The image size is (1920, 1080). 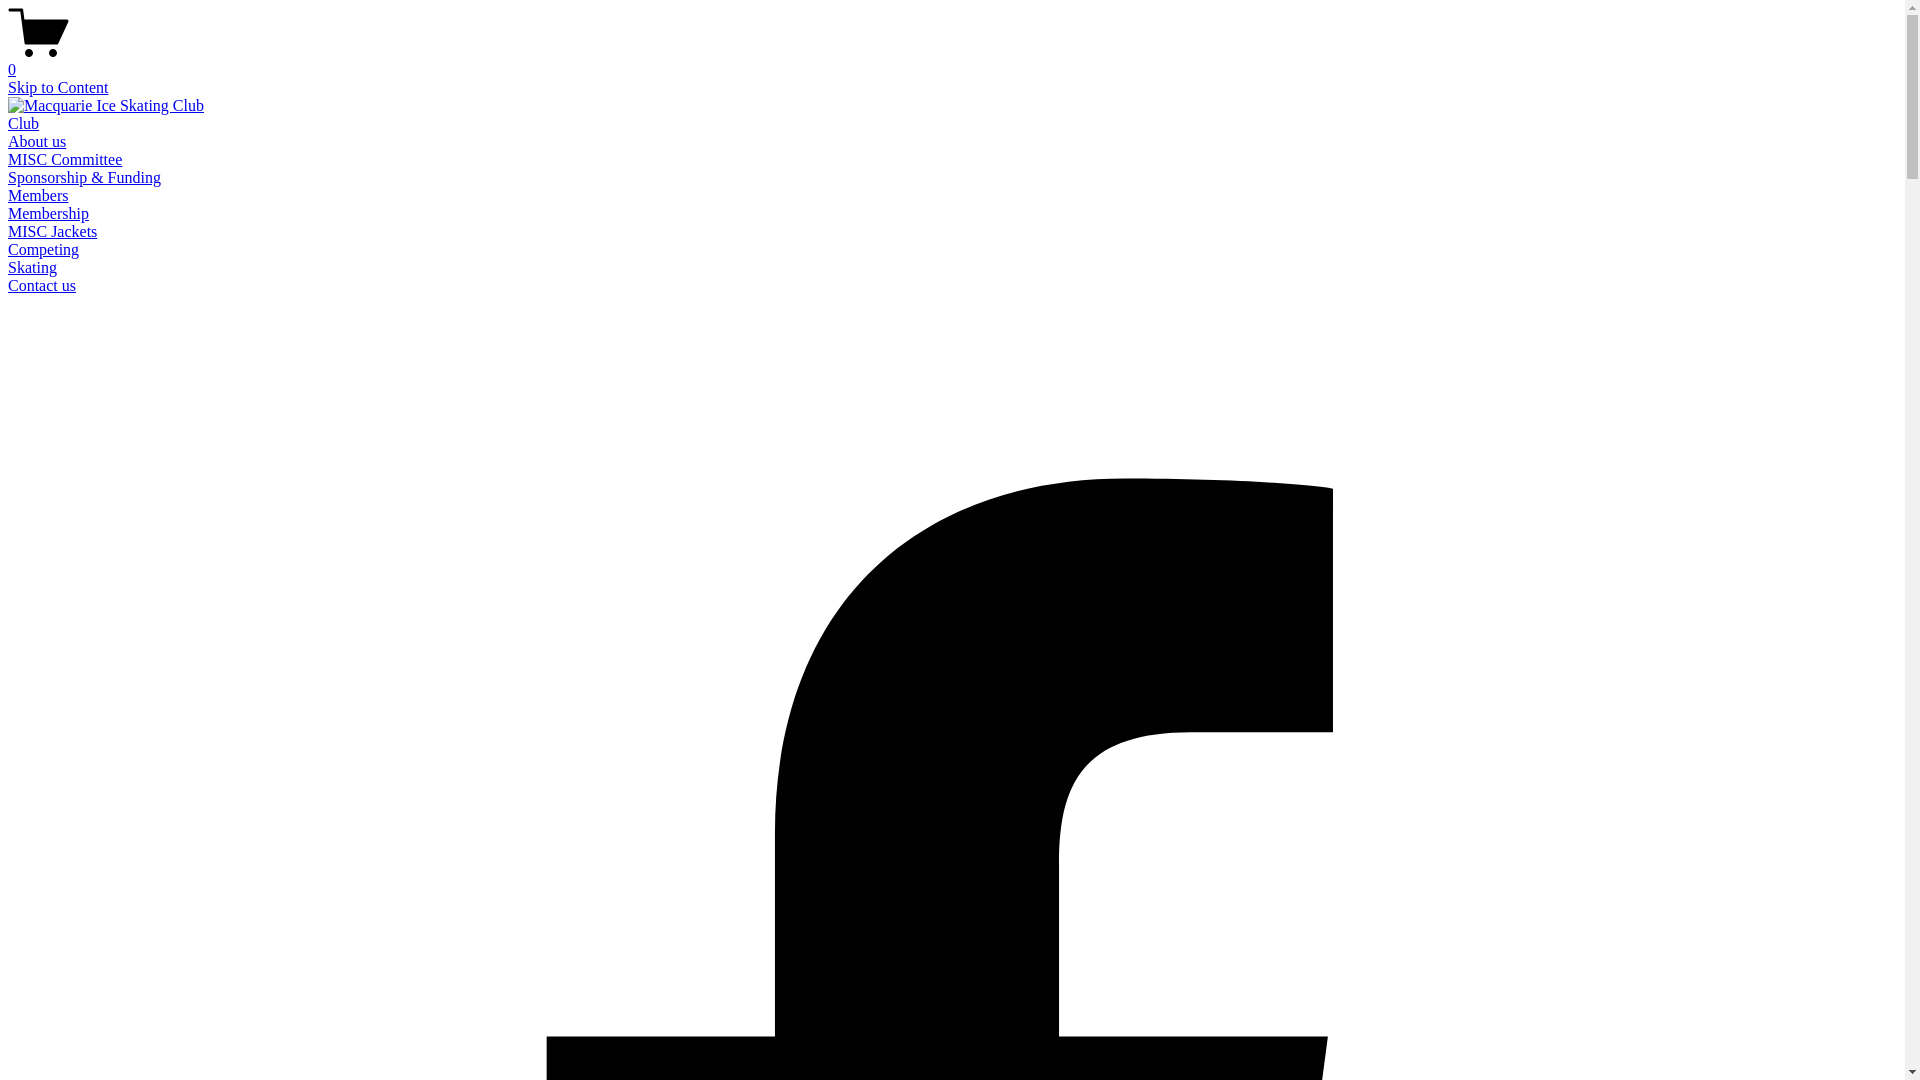 I want to click on 'MISC Jackets', so click(x=8, y=230).